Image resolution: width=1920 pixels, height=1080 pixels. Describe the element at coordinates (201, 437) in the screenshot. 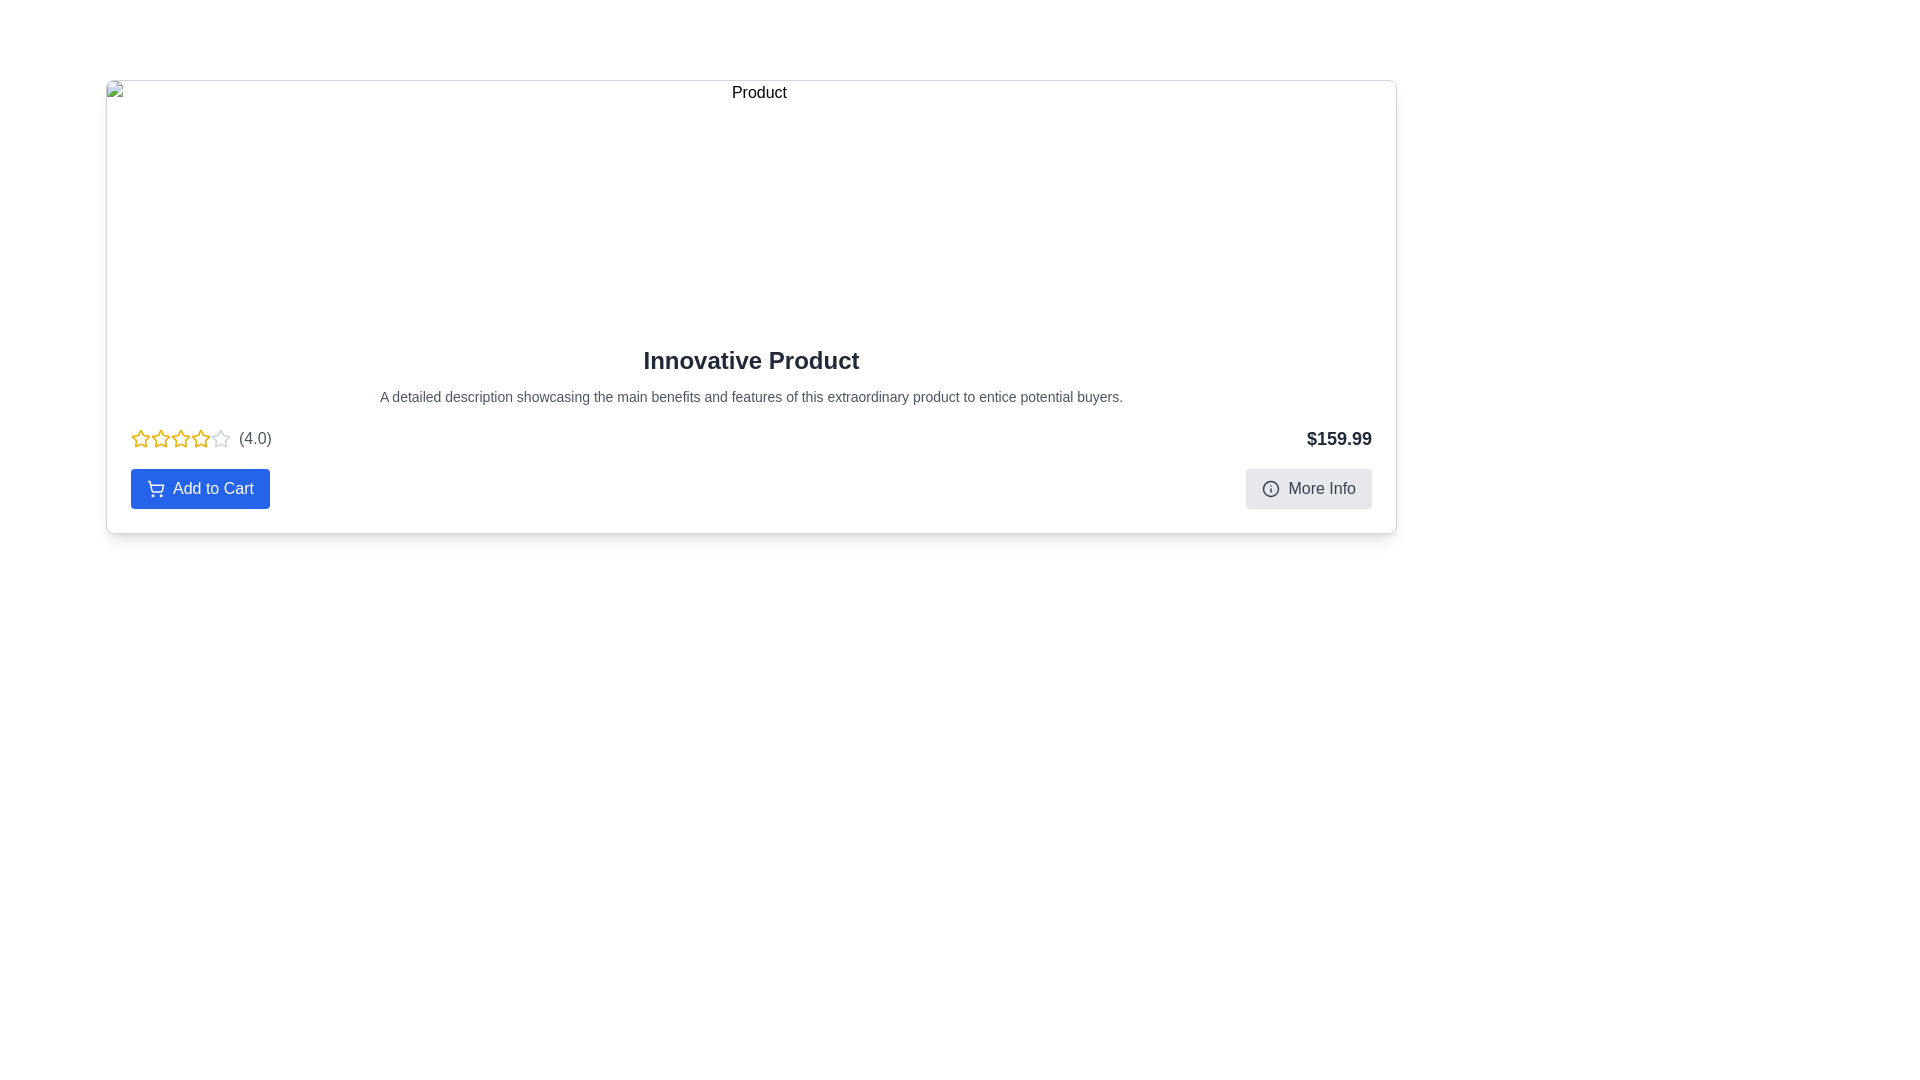

I see `the third star` at that location.